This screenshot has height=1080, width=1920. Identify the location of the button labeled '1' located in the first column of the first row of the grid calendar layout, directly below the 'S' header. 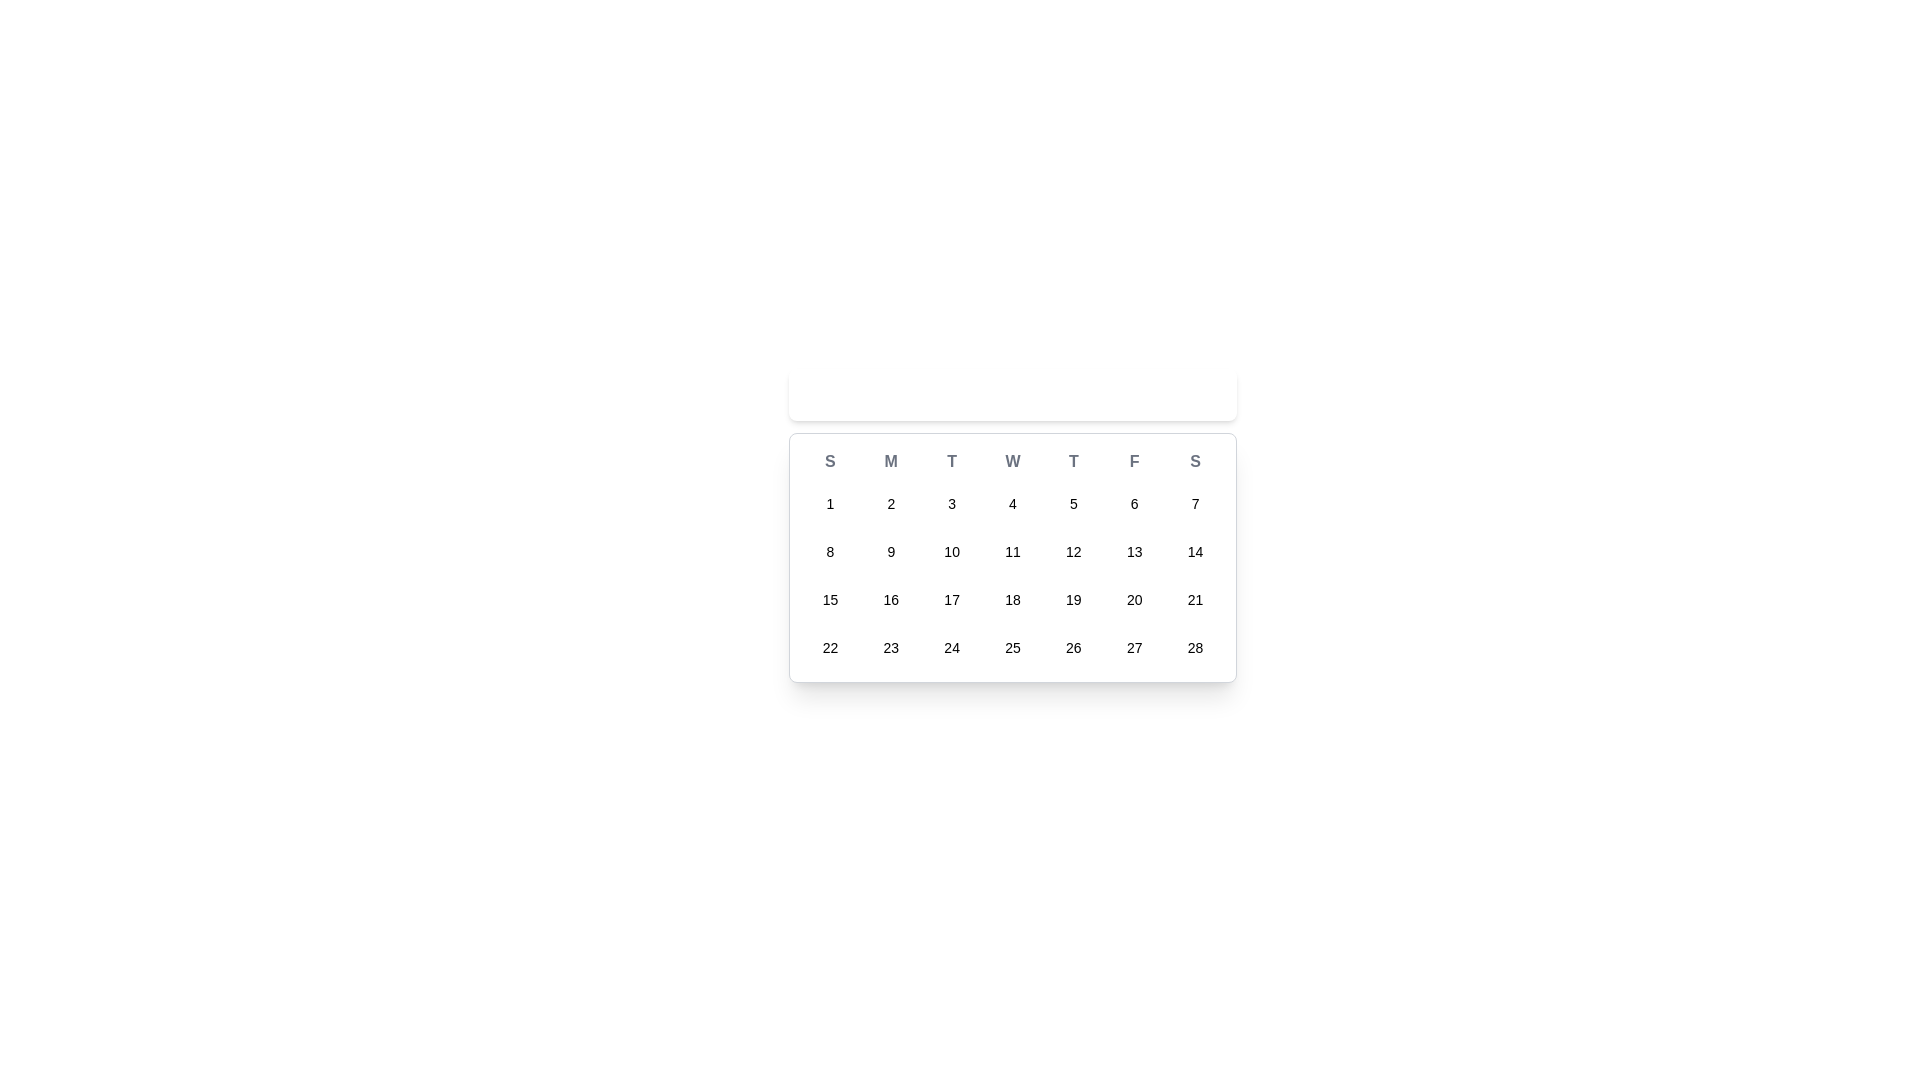
(830, 503).